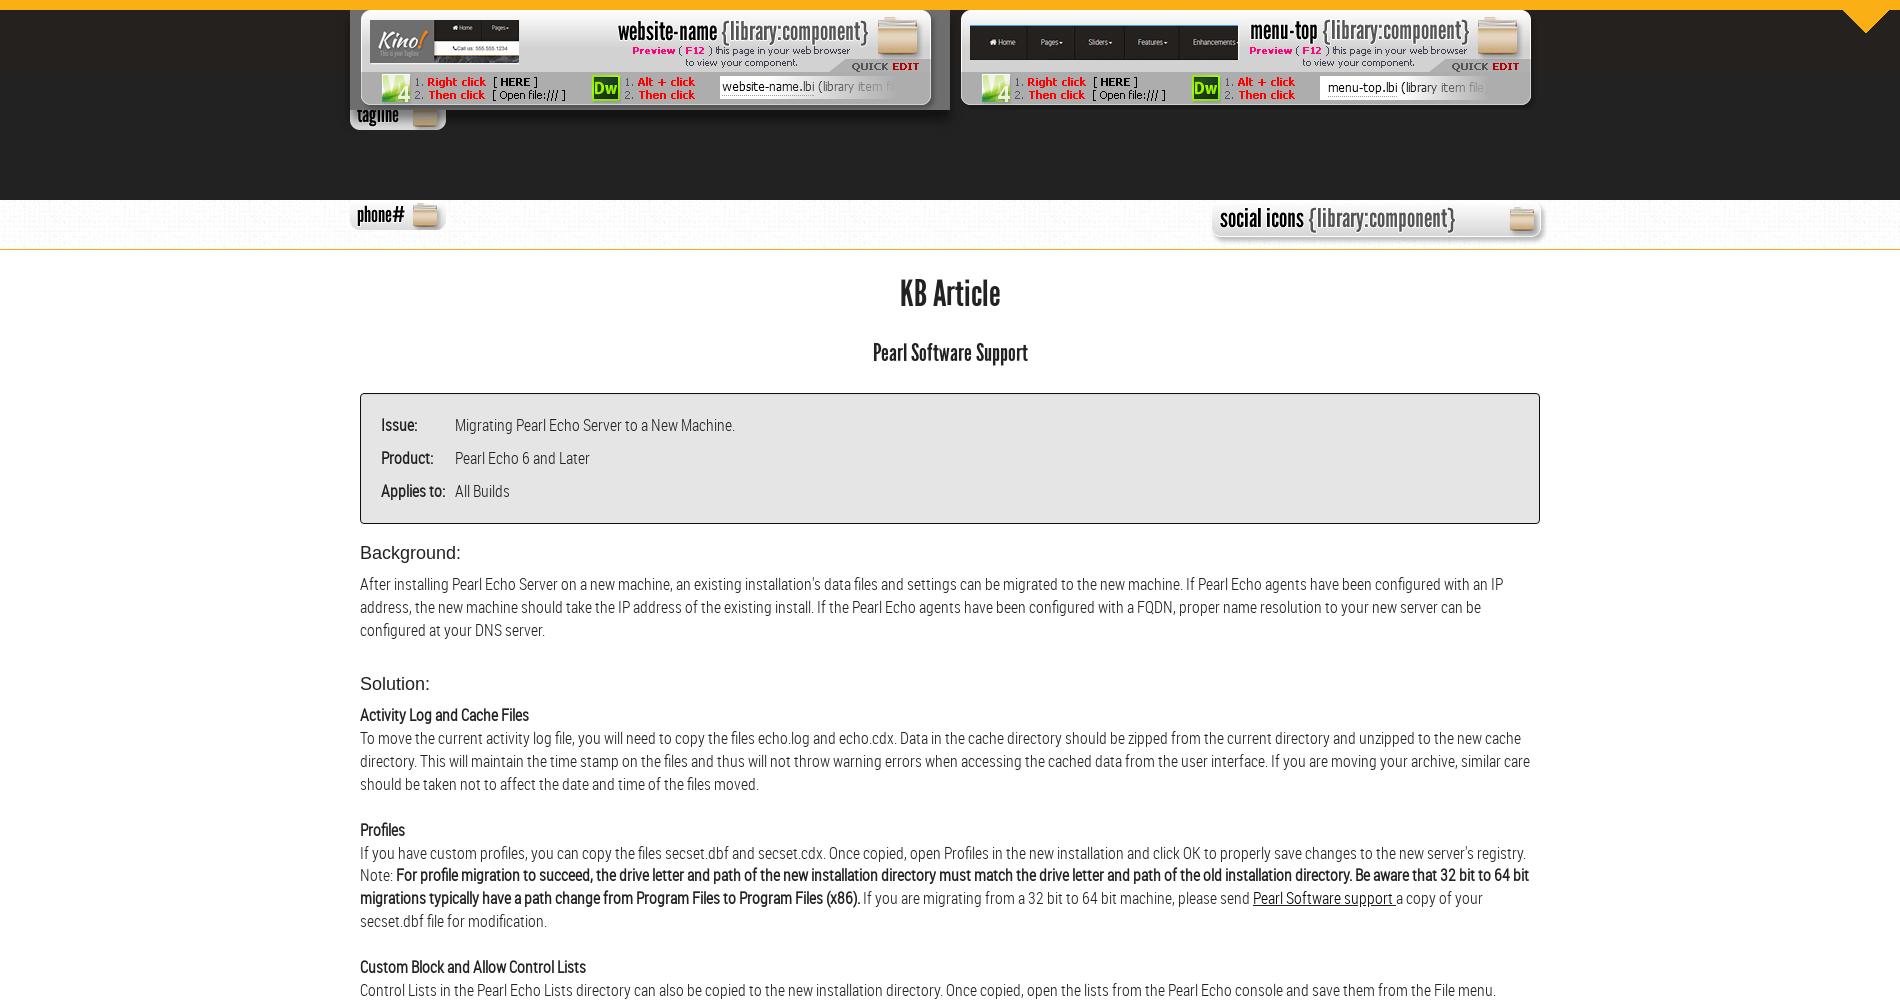 Image resolution: width=1900 pixels, height=1007 pixels. What do you see at coordinates (398, 424) in the screenshot?
I see `'Issue:'` at bounding box center [398, 424].